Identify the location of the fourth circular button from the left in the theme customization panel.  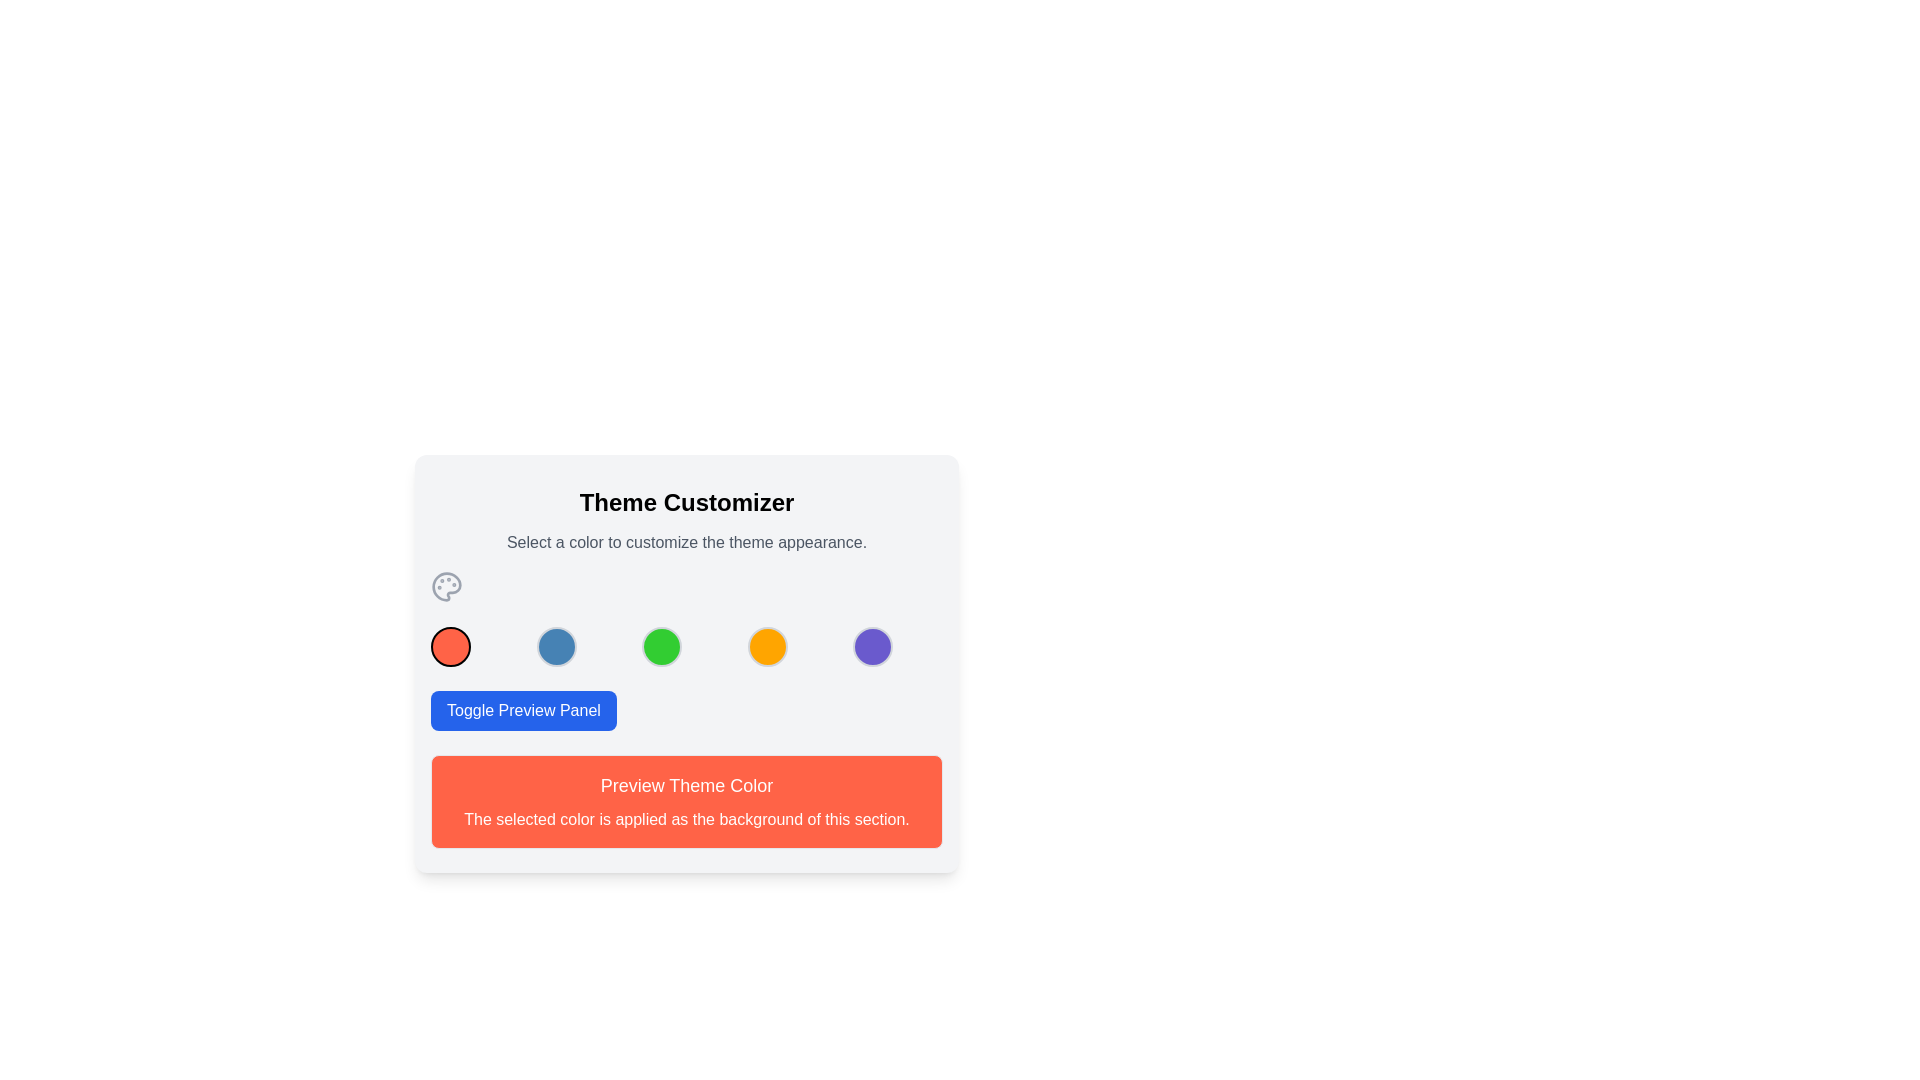
(766, 647).